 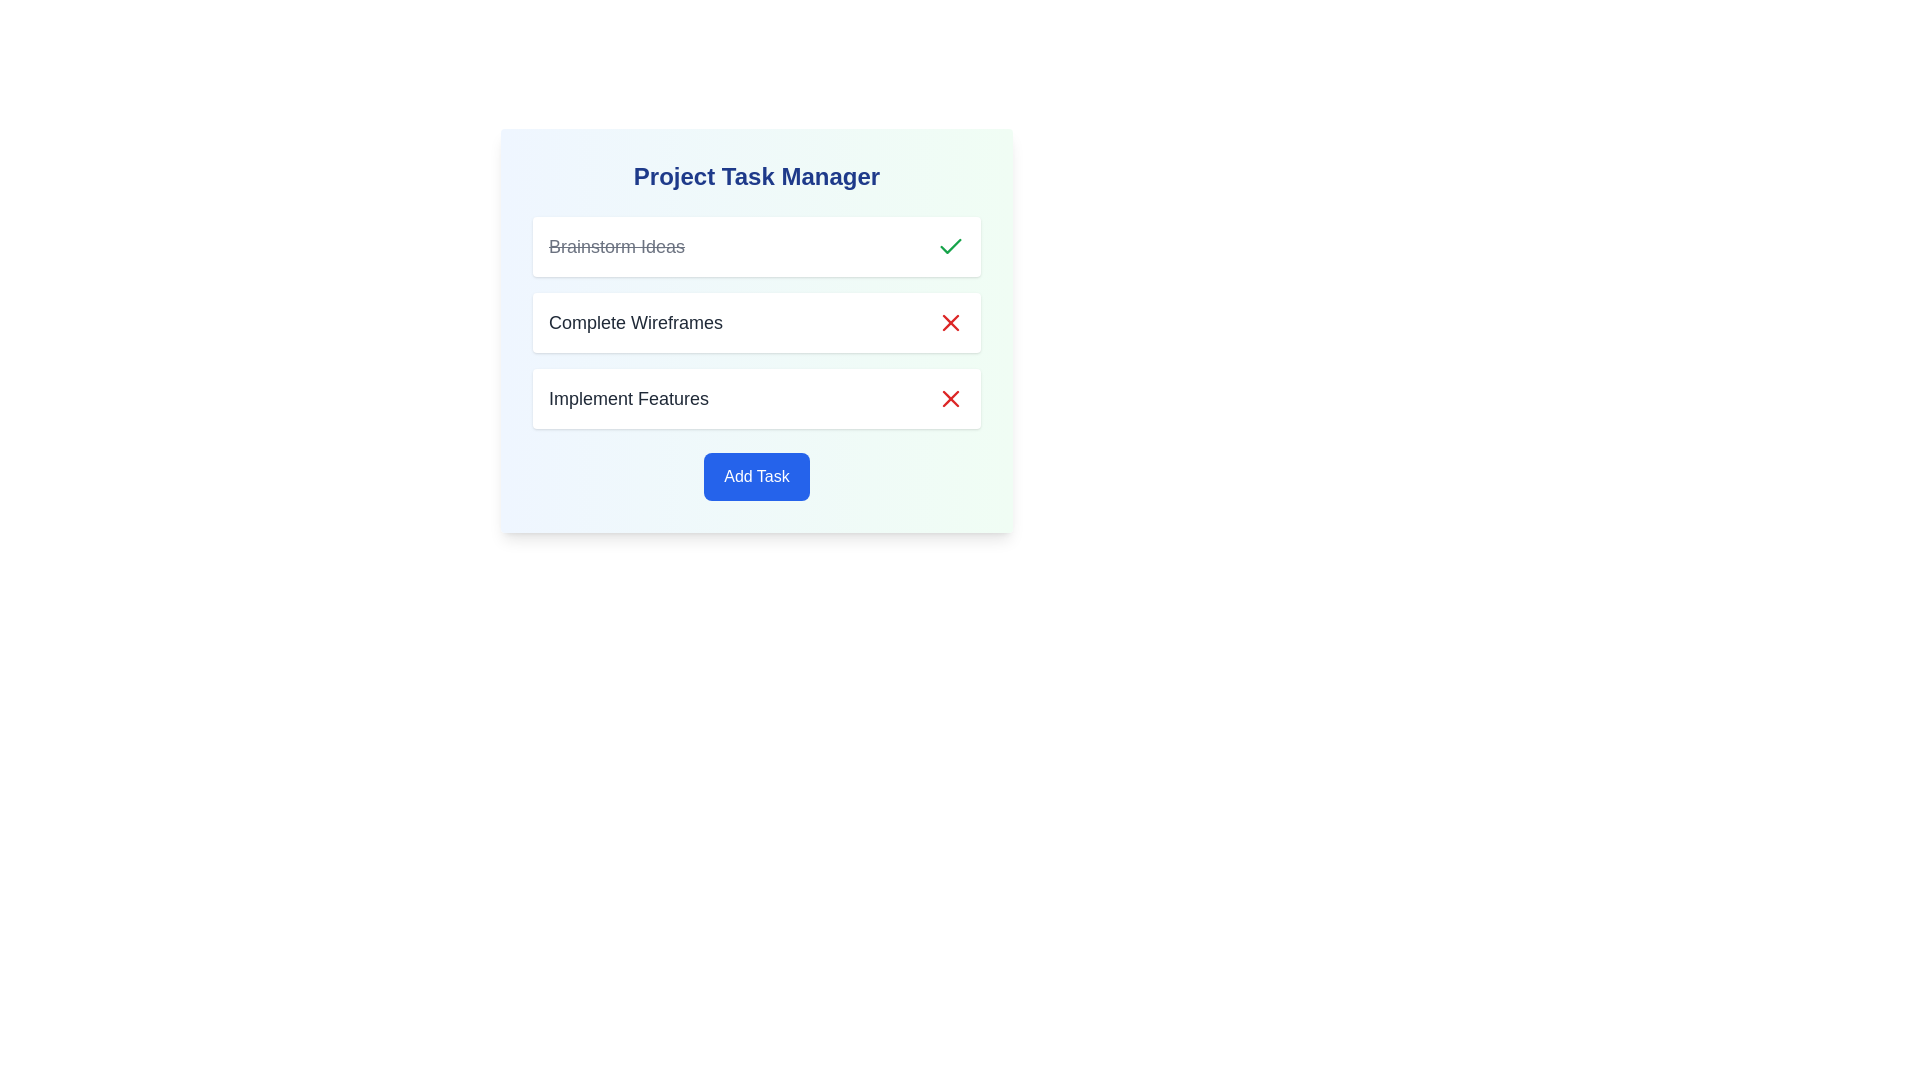 I want to click on the text label displaying 'Brainstorm Ideas' with a strikethrough in light gray color, located in the first task of the task management interface, so click(x=616, y=245).